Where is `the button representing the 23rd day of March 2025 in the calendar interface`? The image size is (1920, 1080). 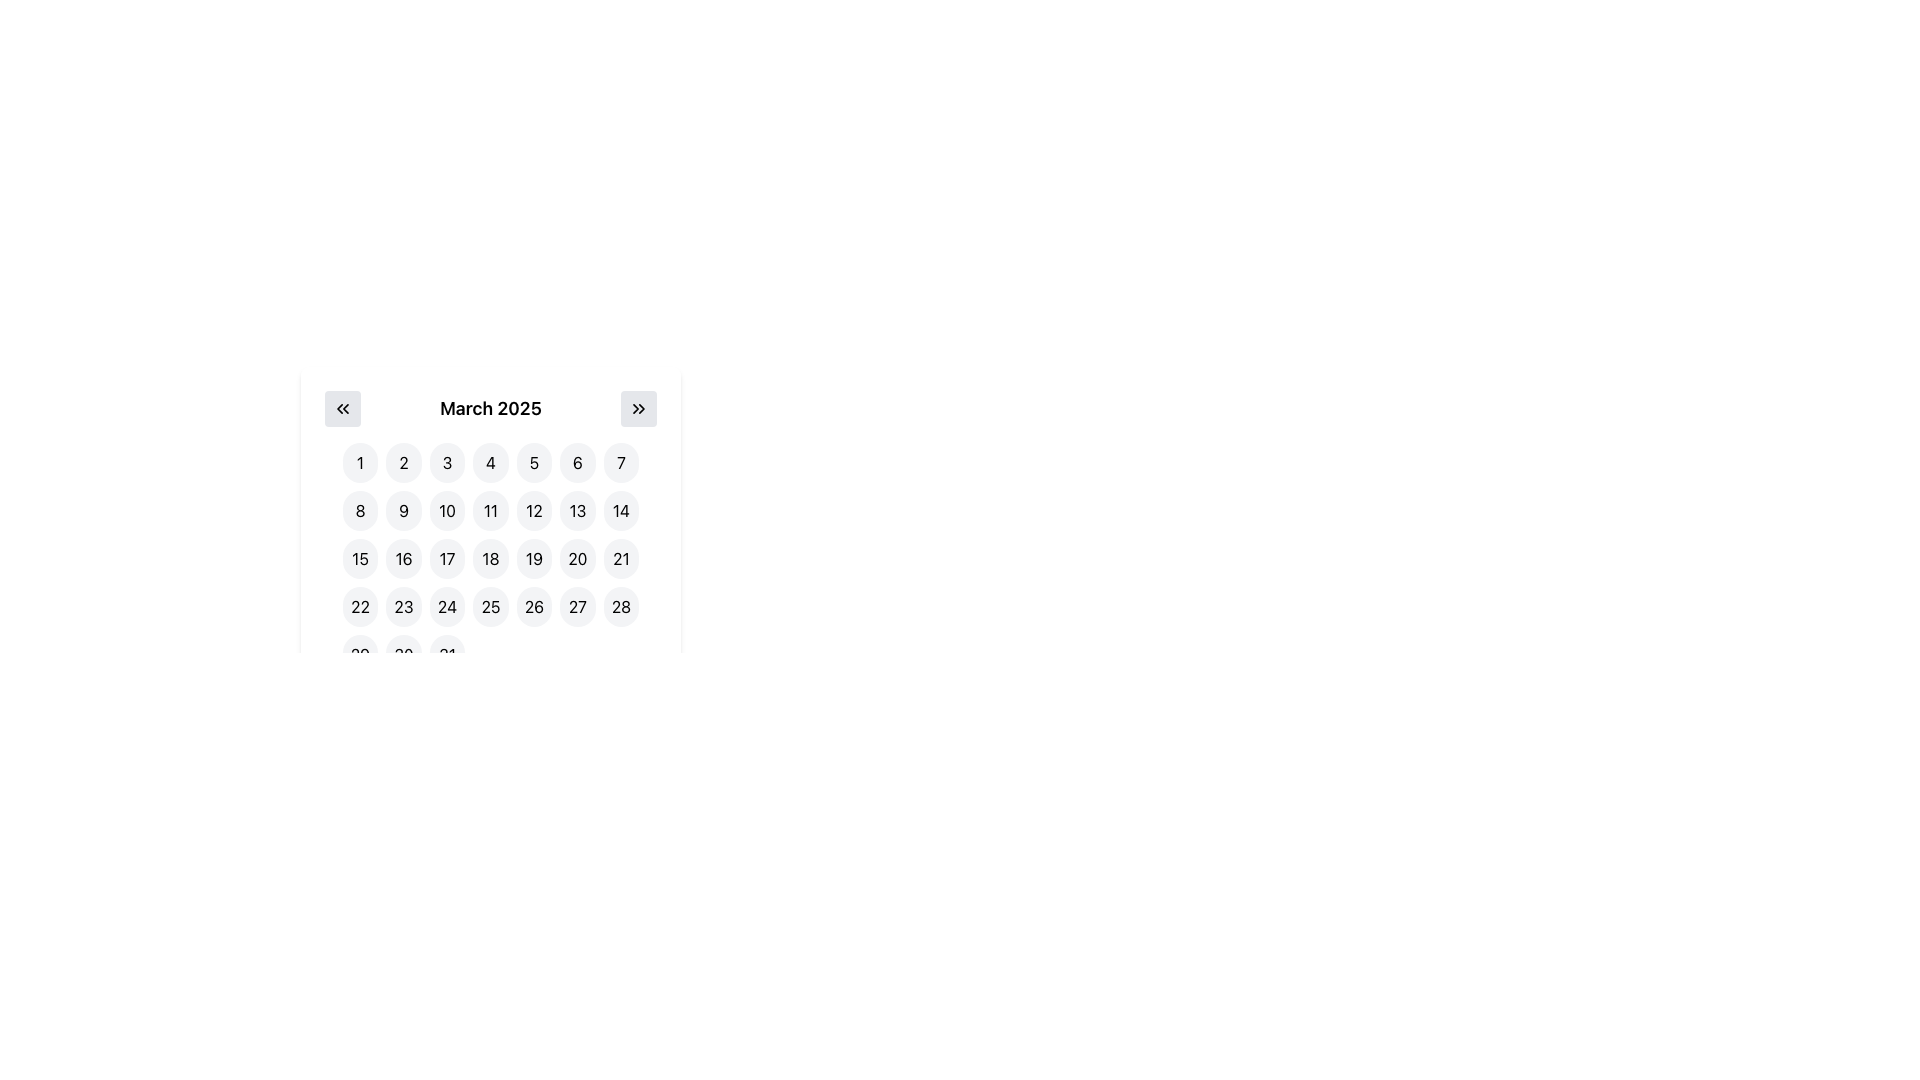
the button representing the 23rd day of March 2025 in the calendar interface is located at coordinates (402, 605).